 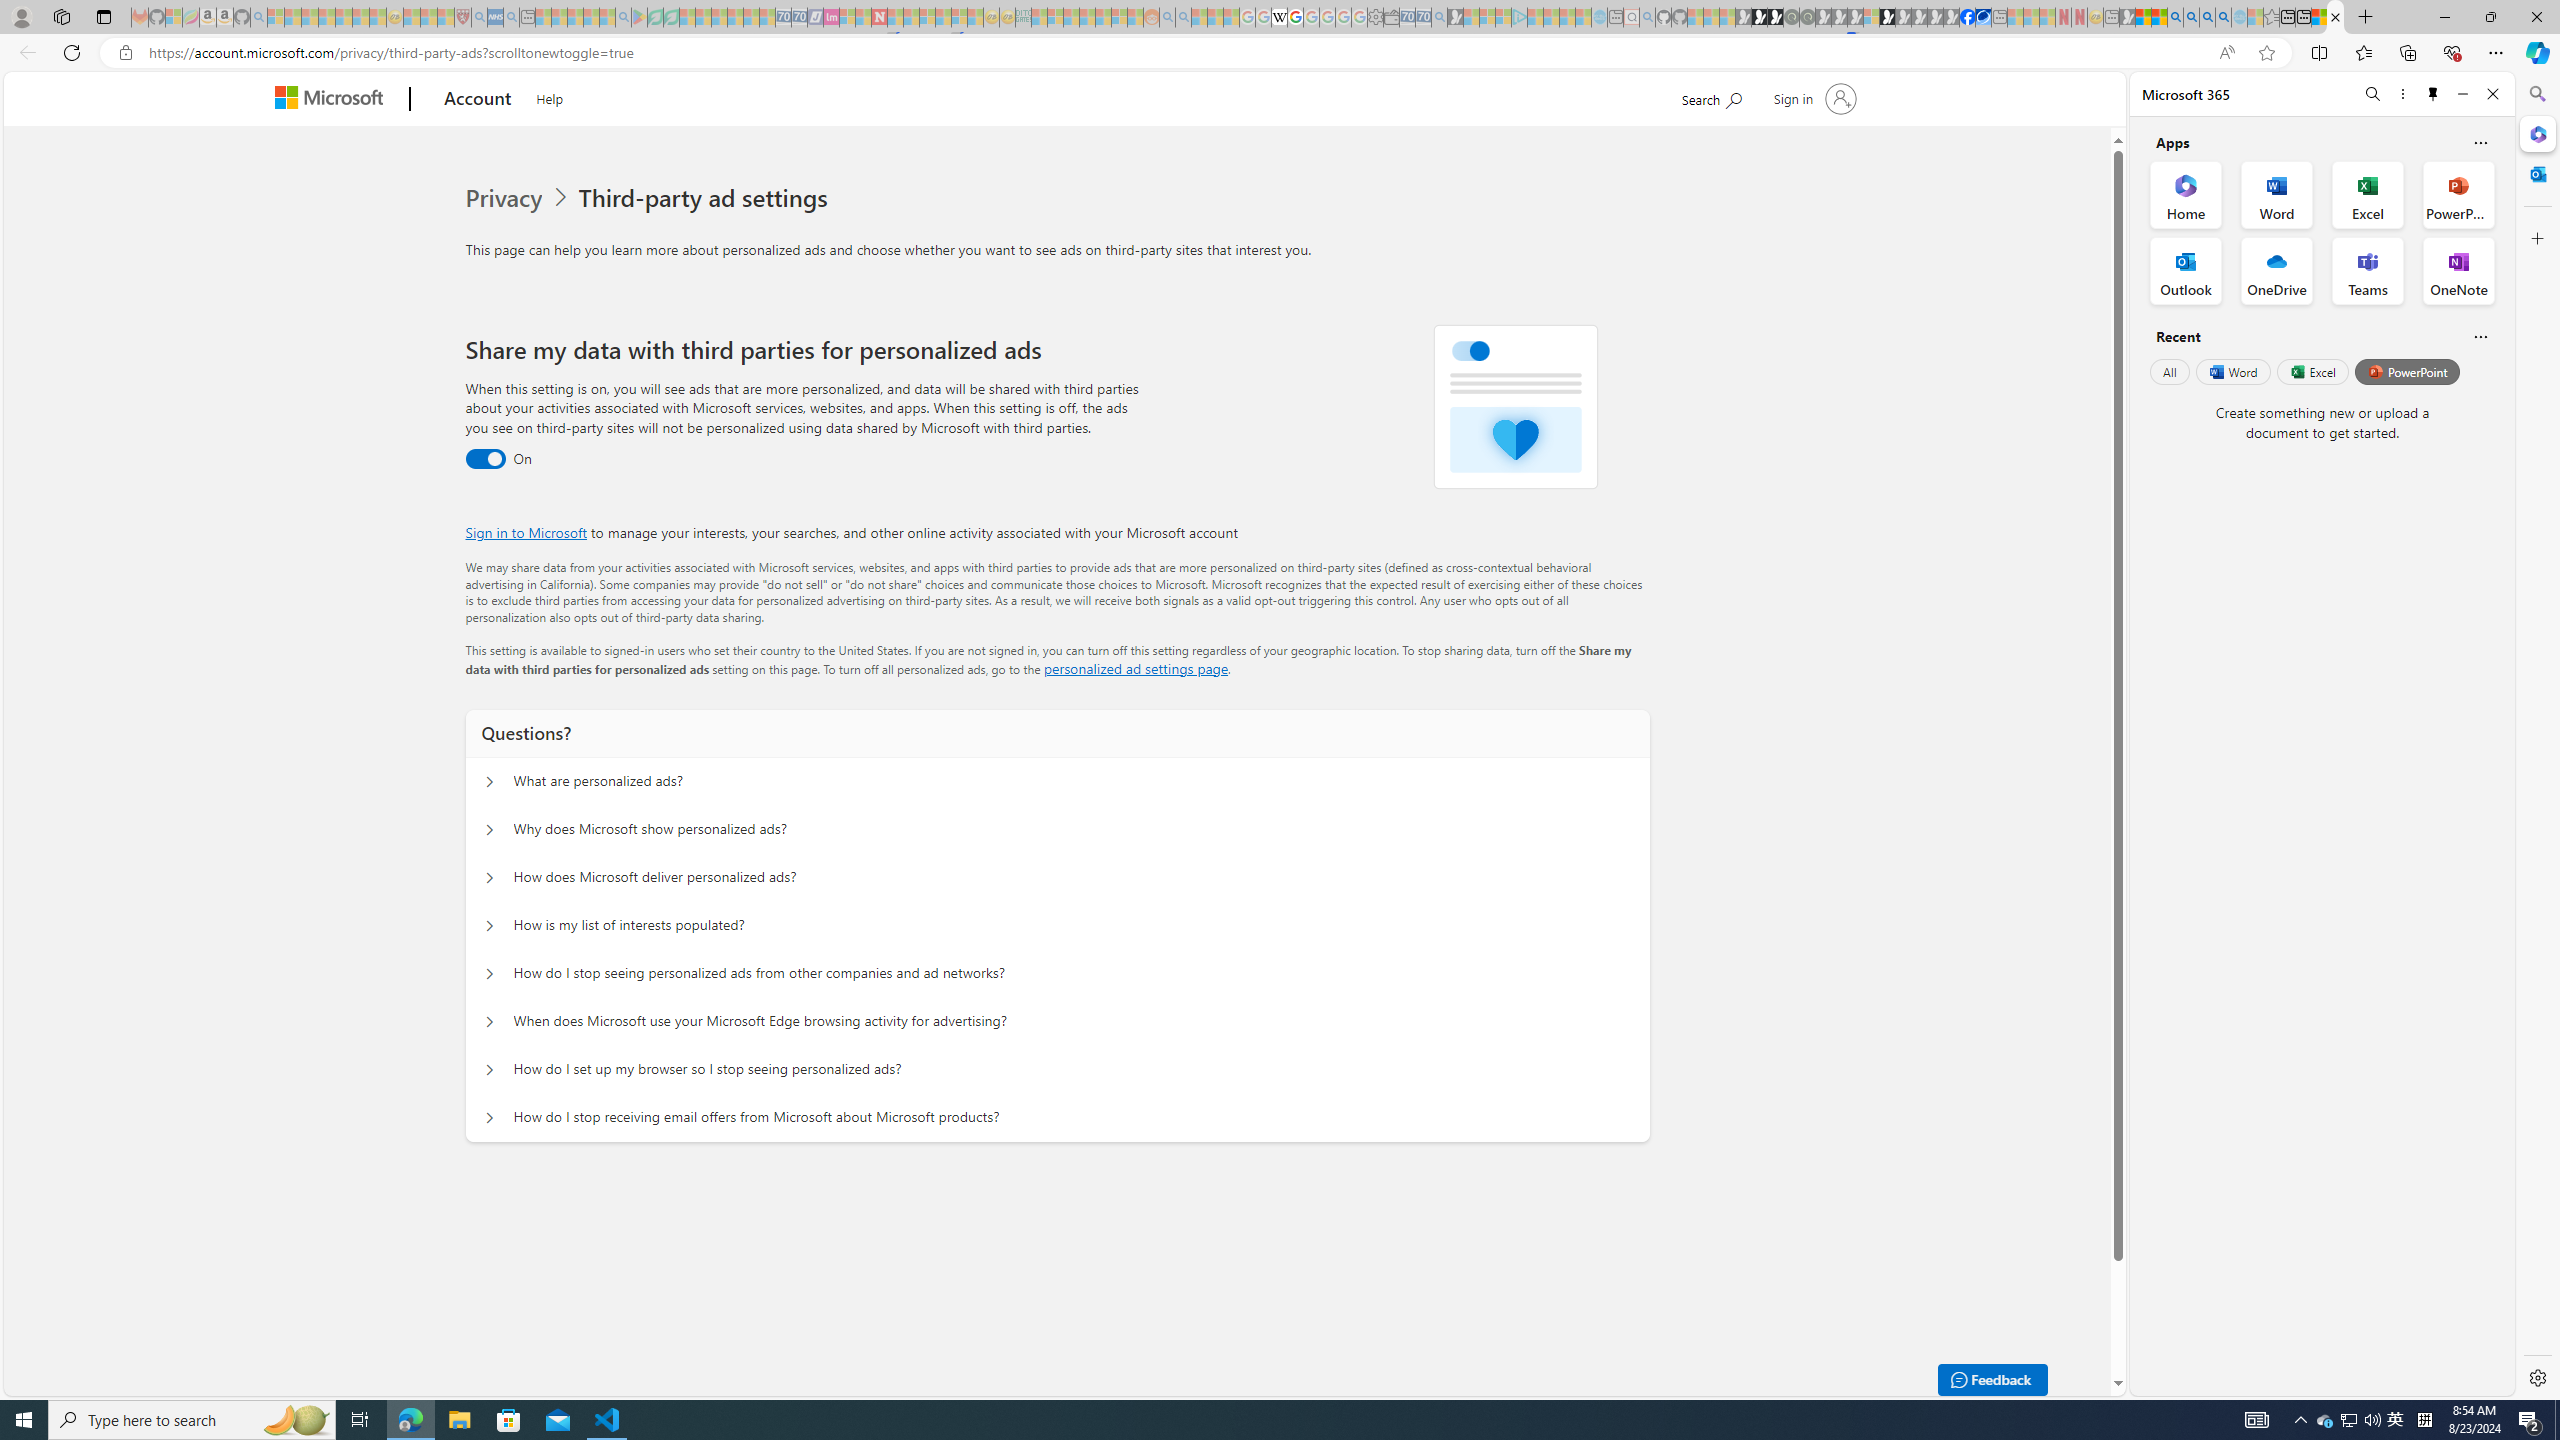 I want to click on 'Sign in to your account', so click(x=1813, y=97).